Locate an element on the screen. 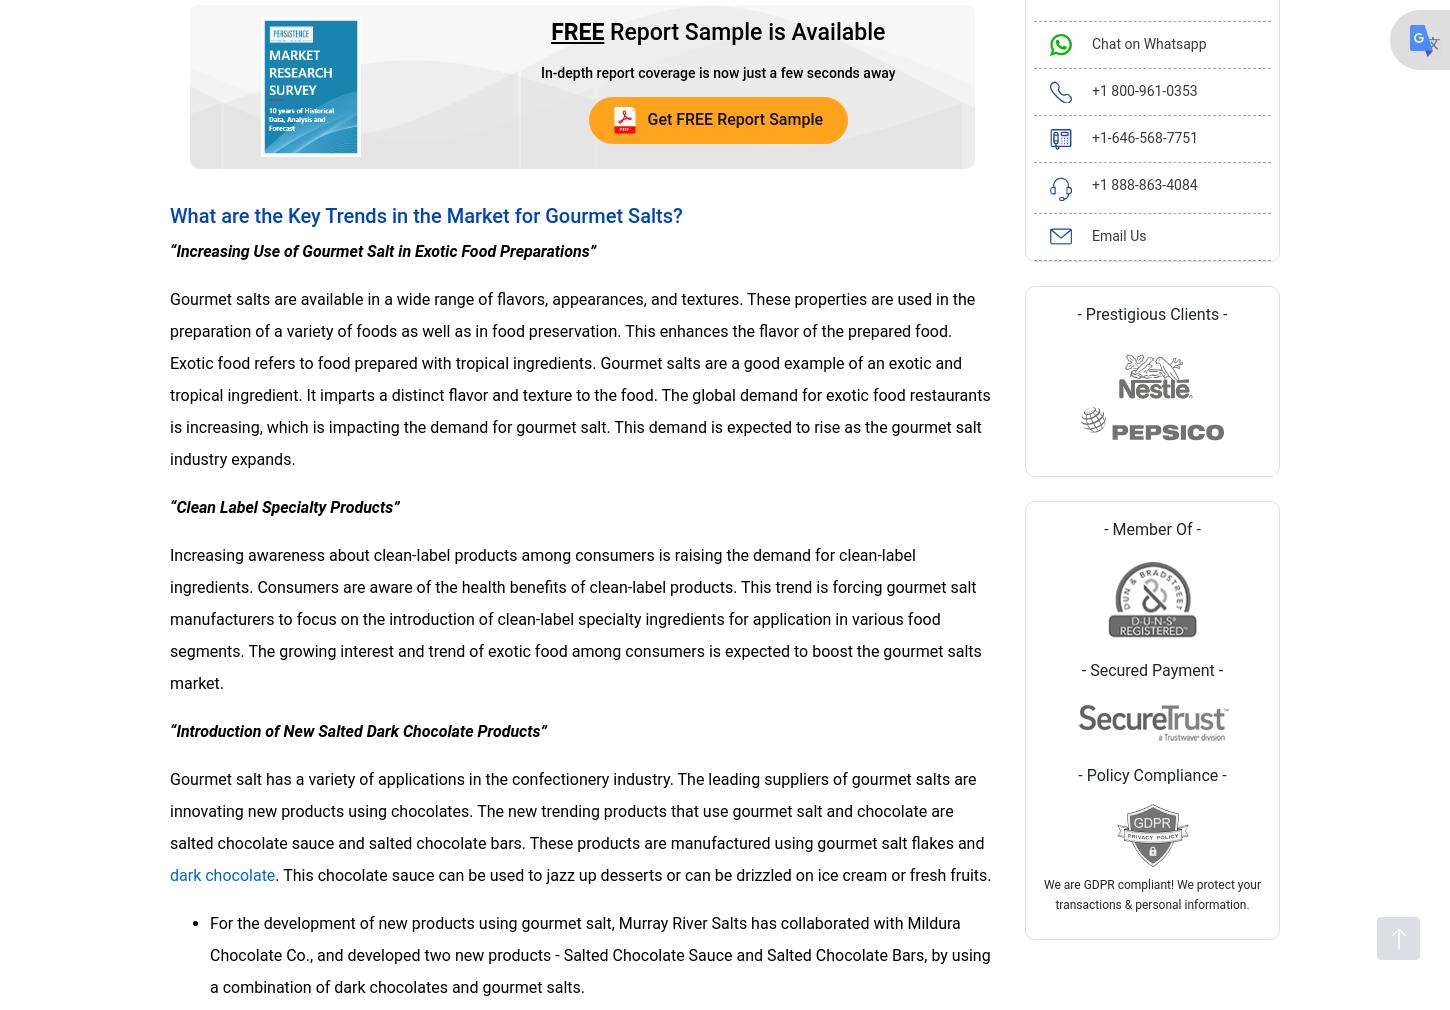 The image size is (1450, 1010). '- Policy Compliance -' is located at coordinates (1151, 774).